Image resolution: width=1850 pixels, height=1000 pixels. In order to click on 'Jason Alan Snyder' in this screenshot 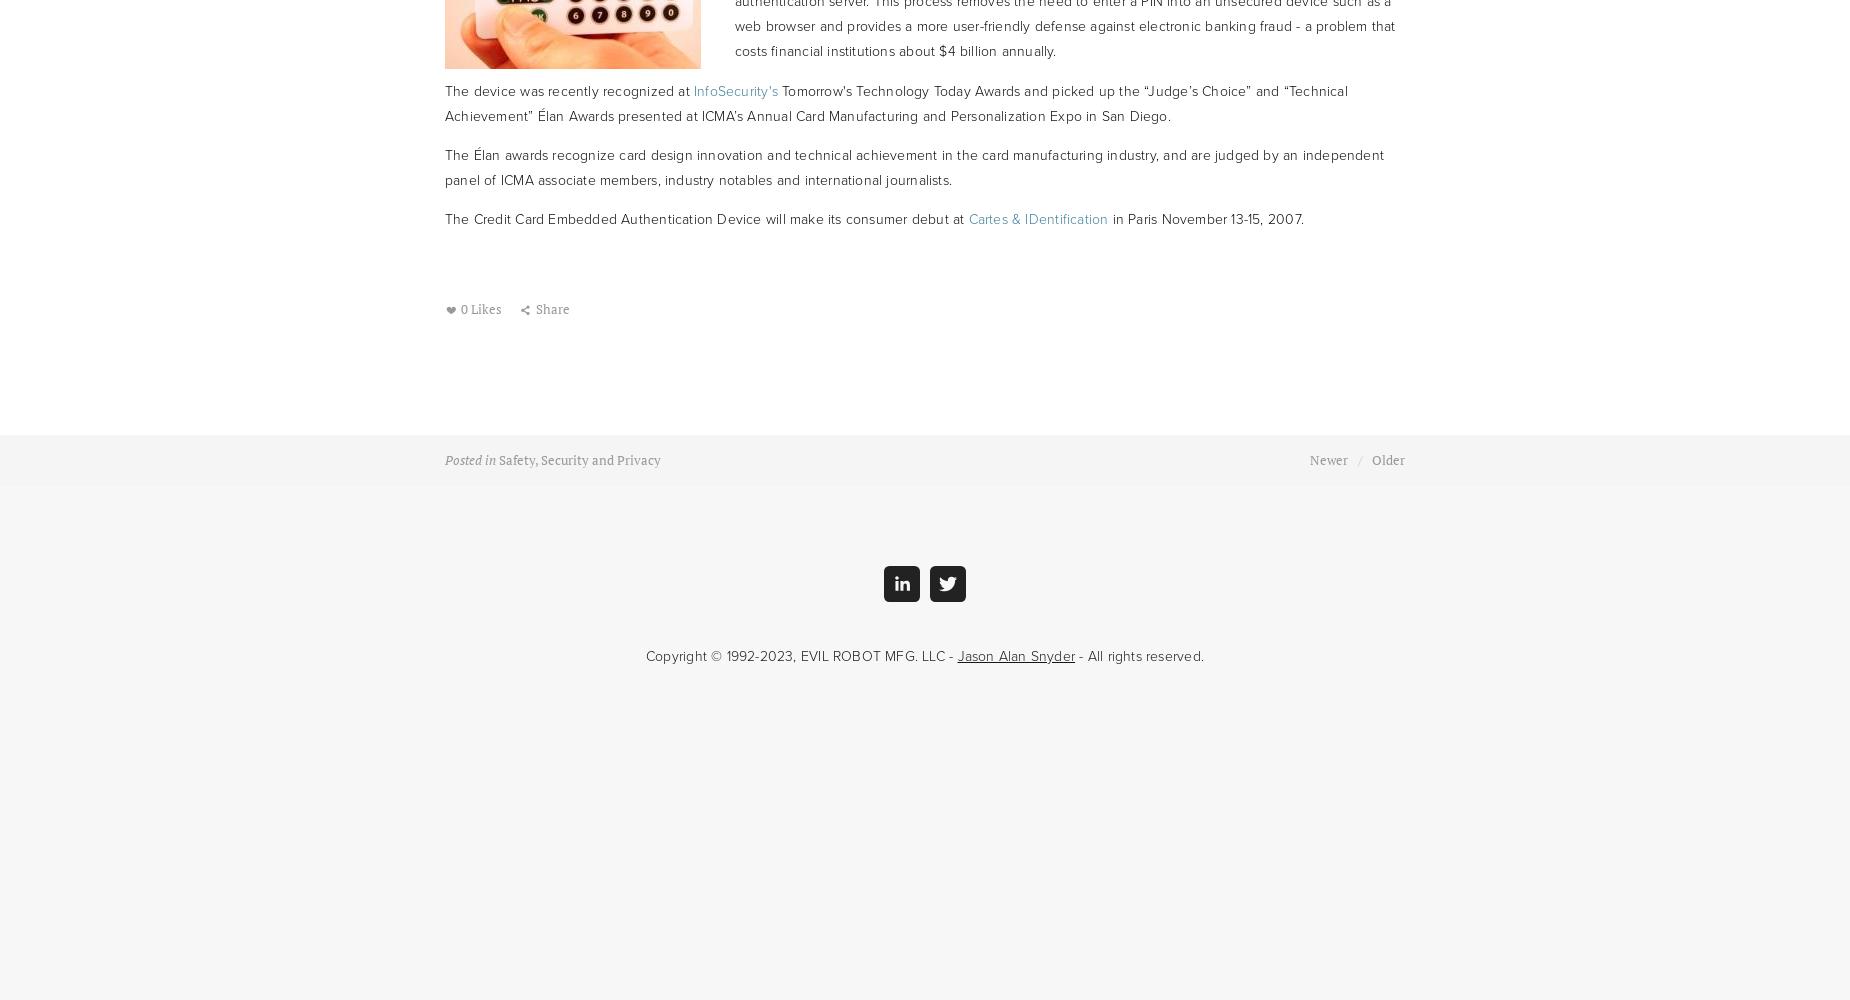, I will do `click(1015, 656)`.